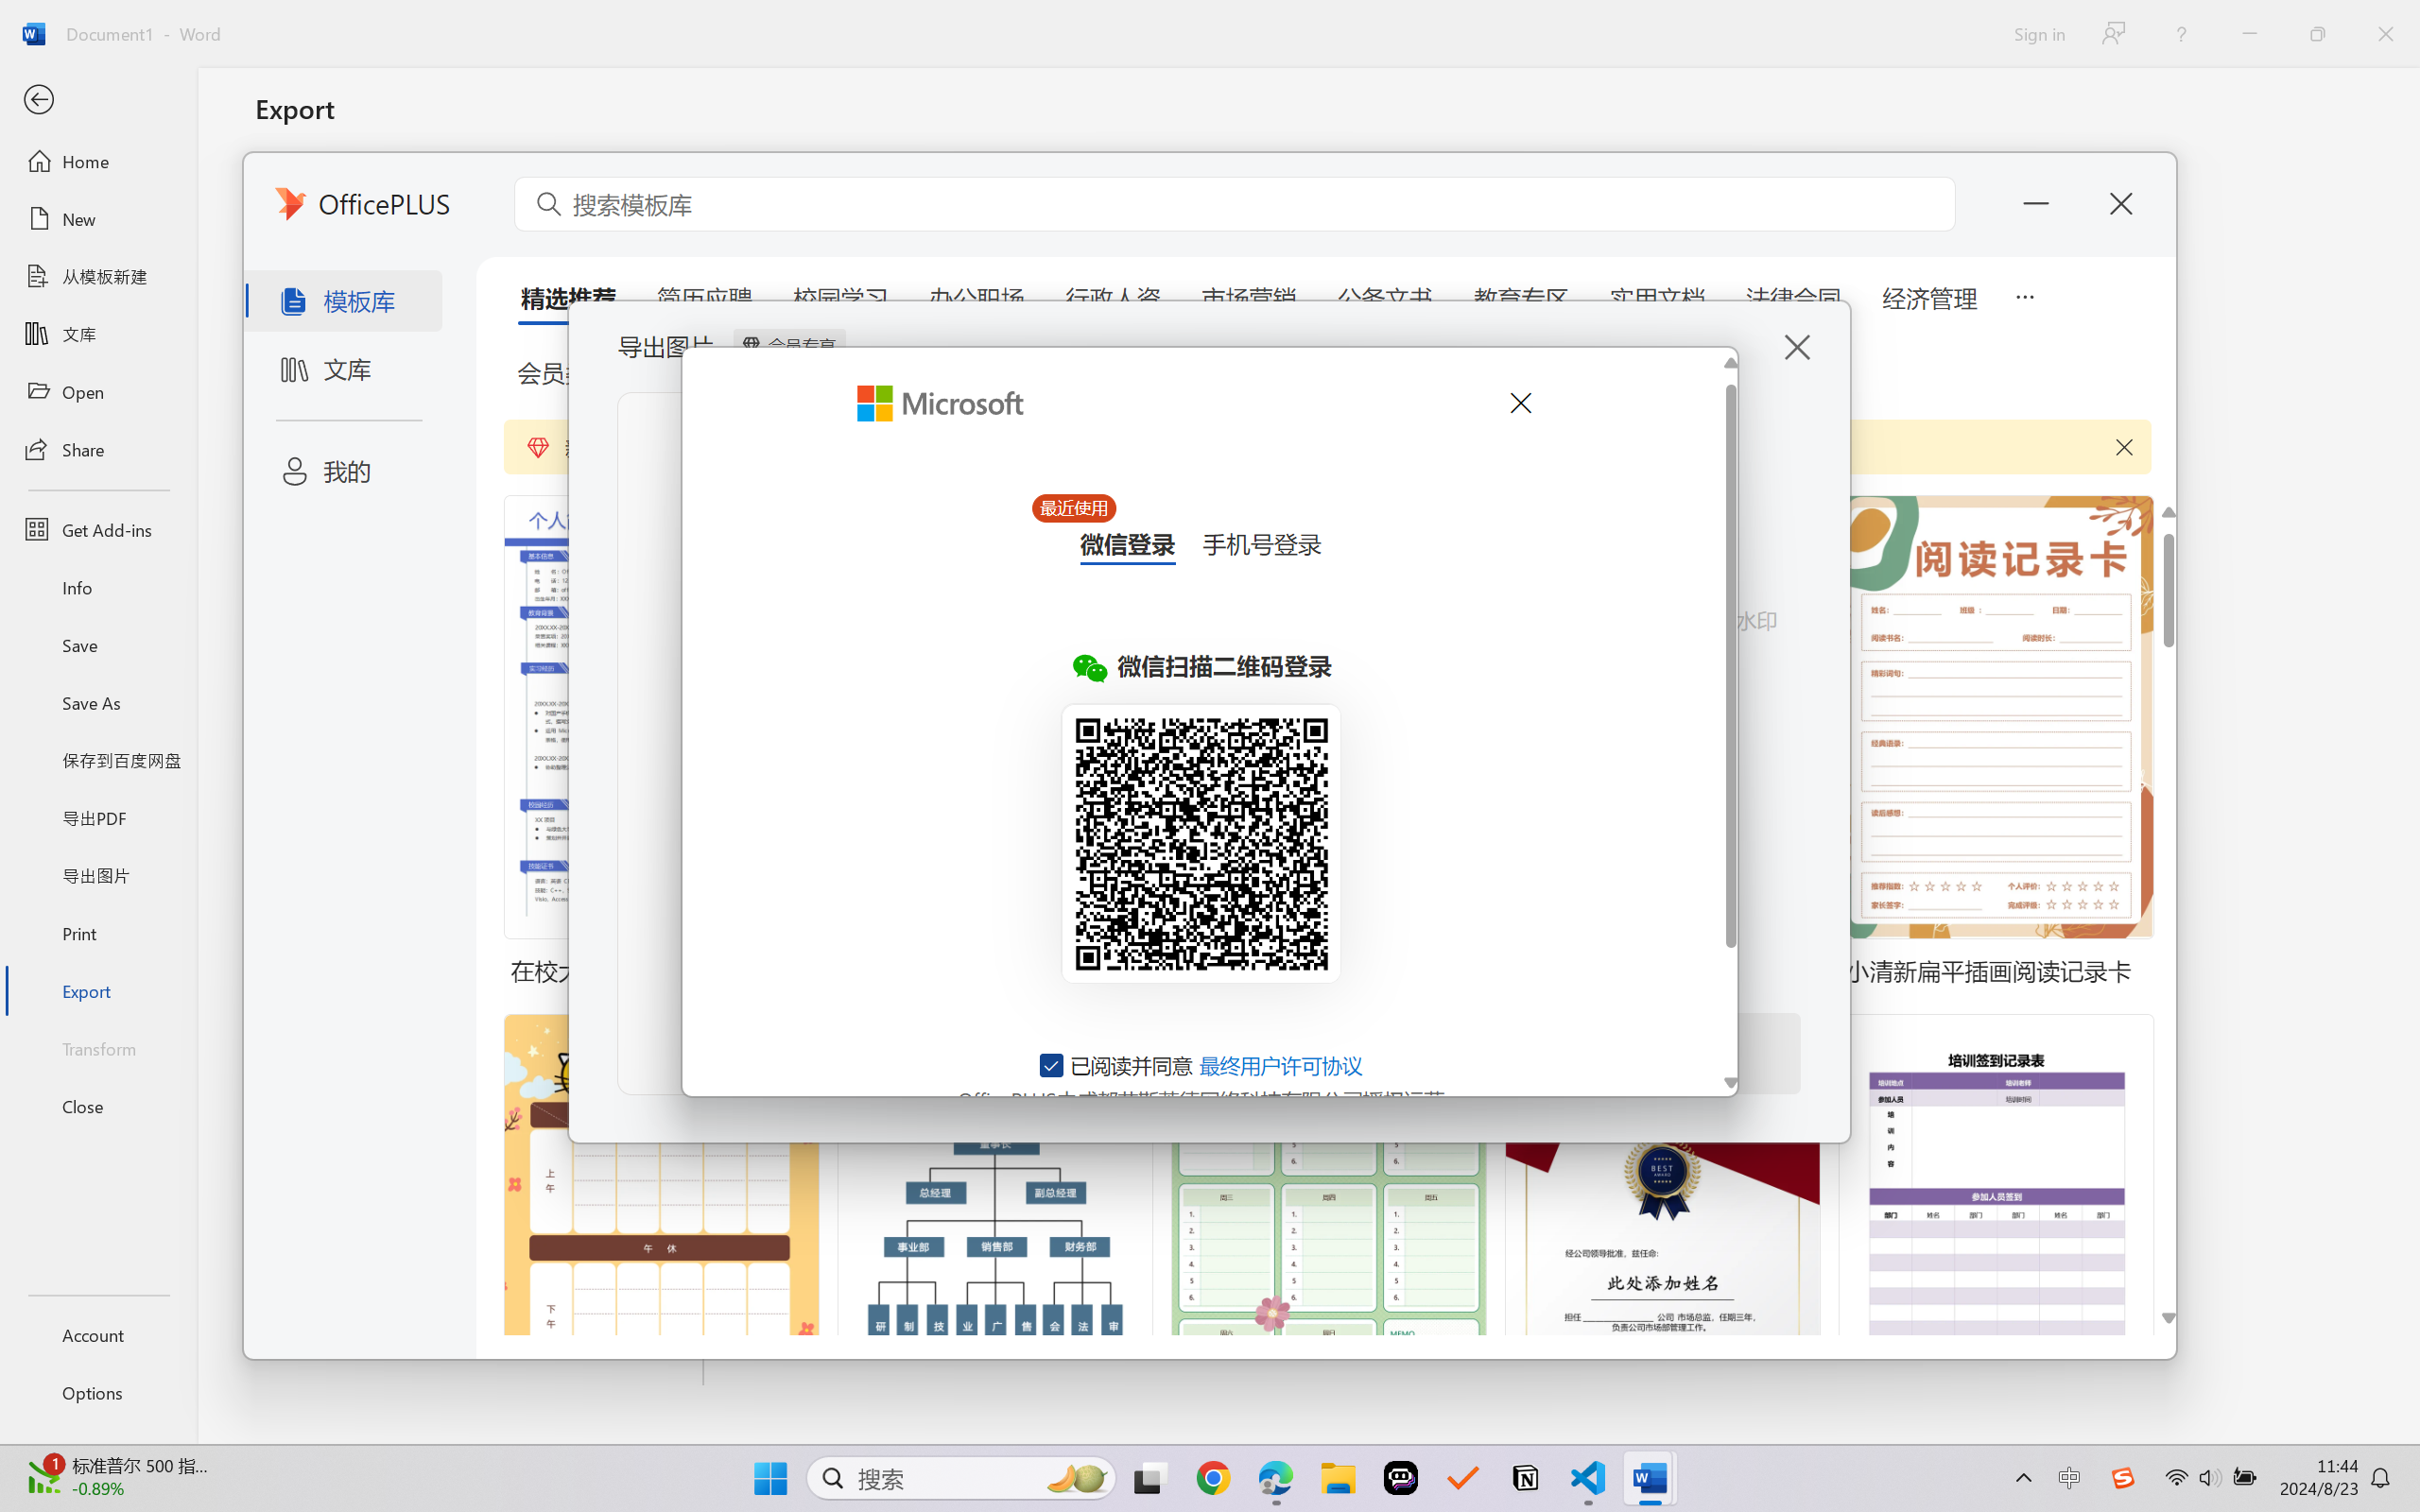 The width and height of the screenshot is (2420, 1512). What do you see at coordinates (97, 528) in the screenshot?
I see `'Get Add-ins'` at bounding box center [97, 528].